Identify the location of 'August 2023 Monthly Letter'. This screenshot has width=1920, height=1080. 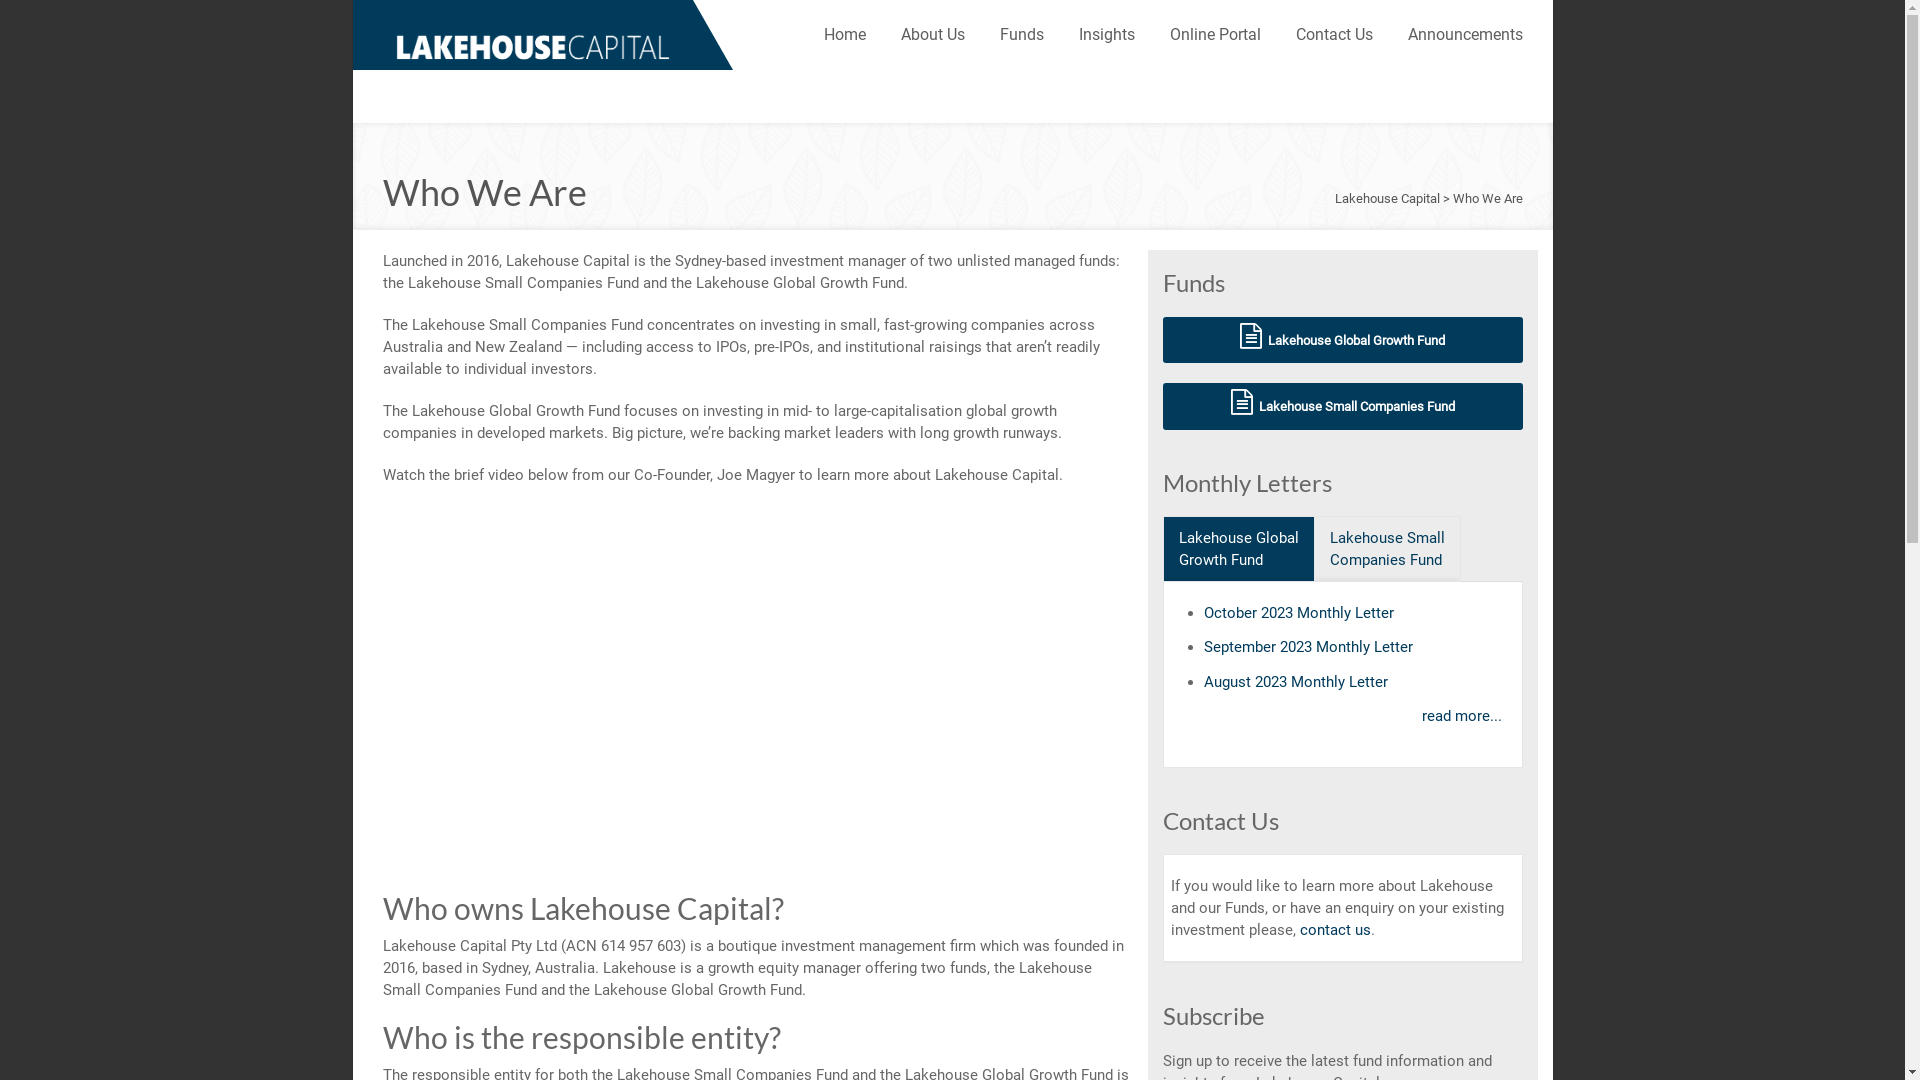
(1296, 681).